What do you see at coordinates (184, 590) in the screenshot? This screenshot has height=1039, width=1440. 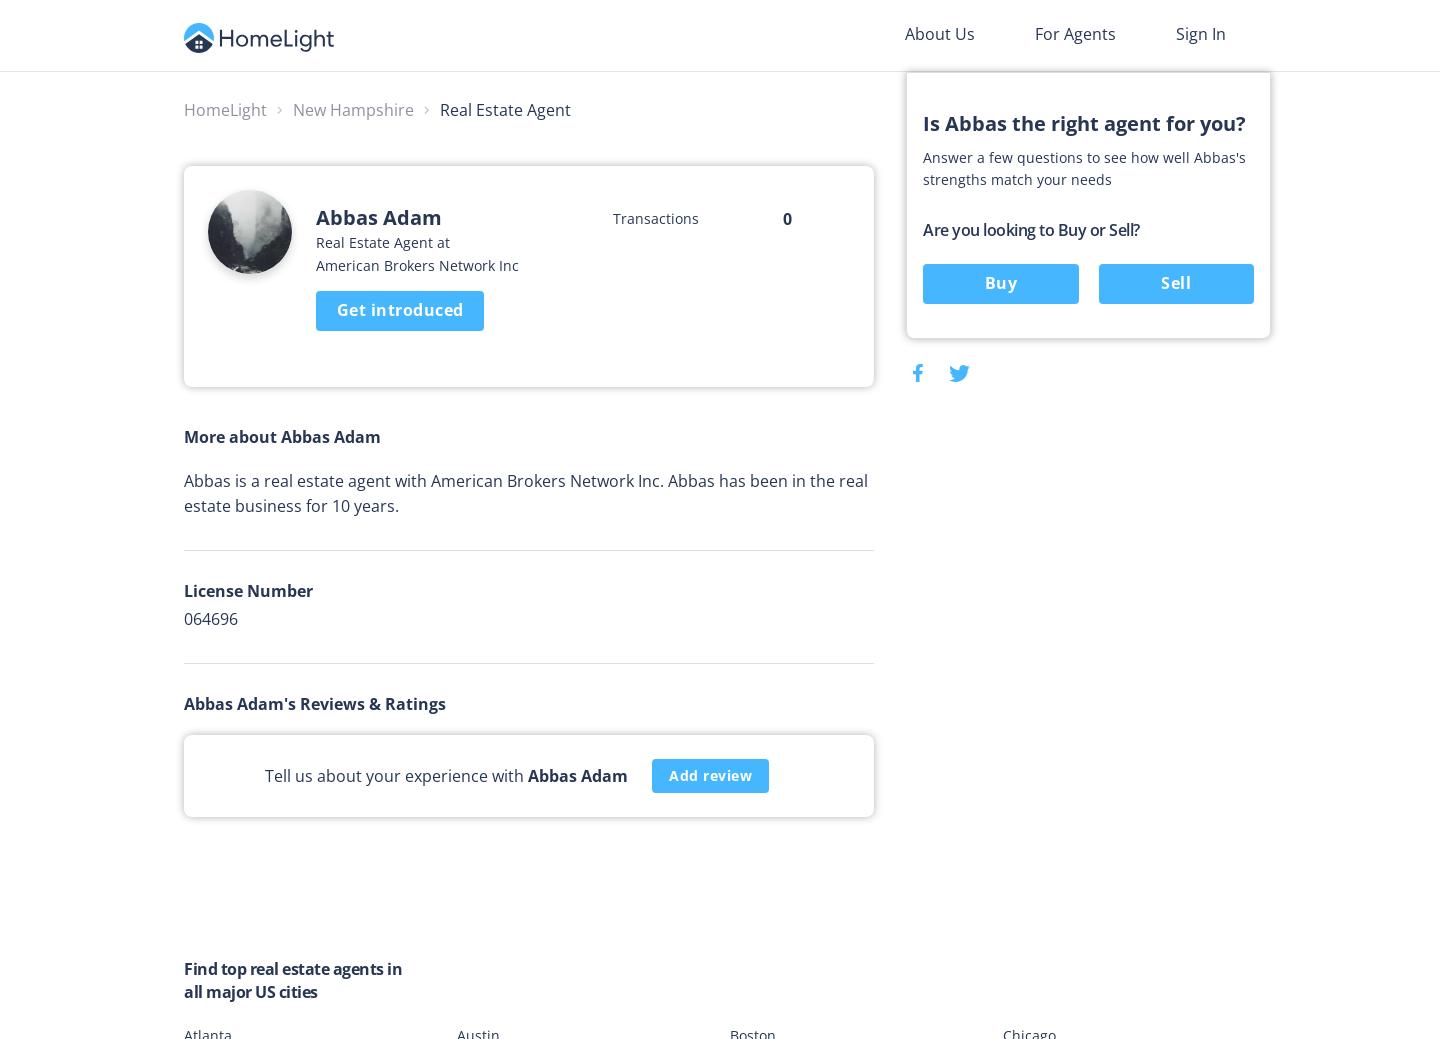 I see `'License Number'` at bounding box center [184, 590].